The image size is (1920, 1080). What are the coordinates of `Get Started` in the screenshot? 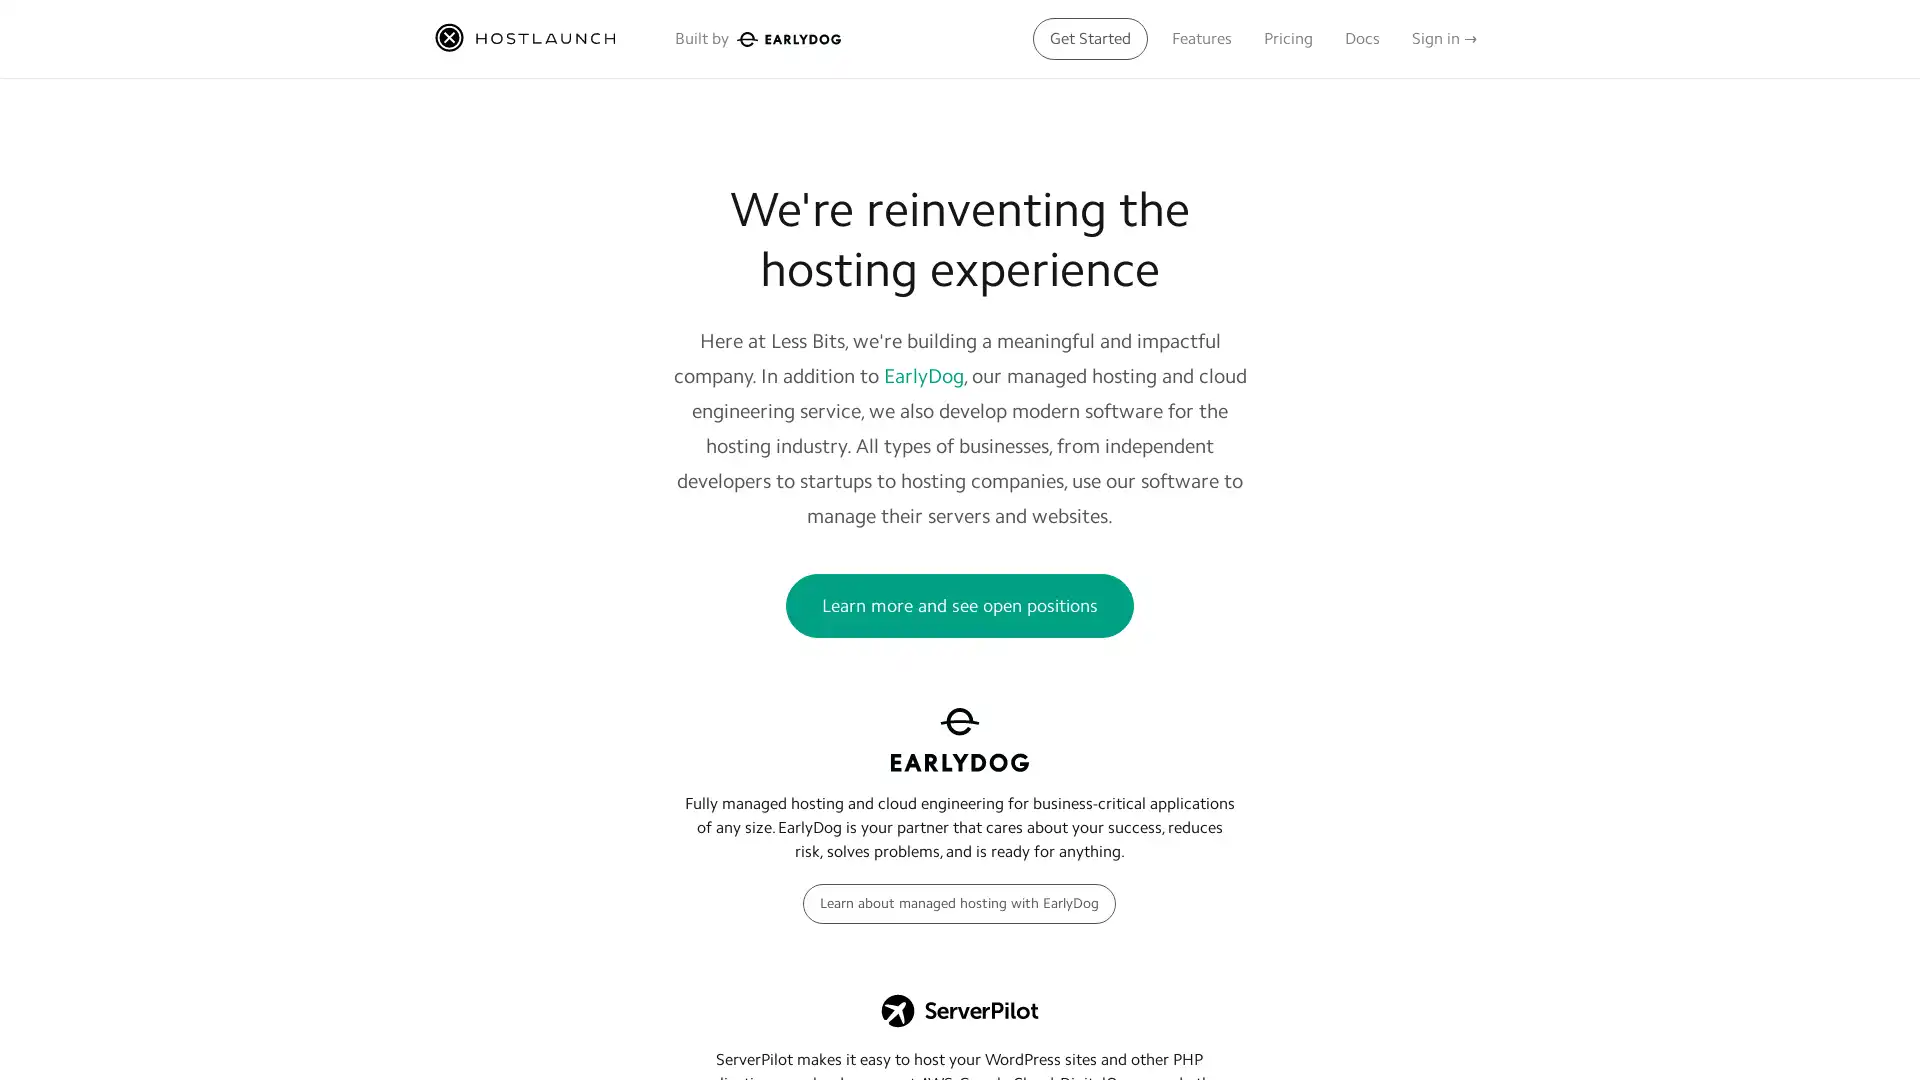 It's located at (1089, 38).